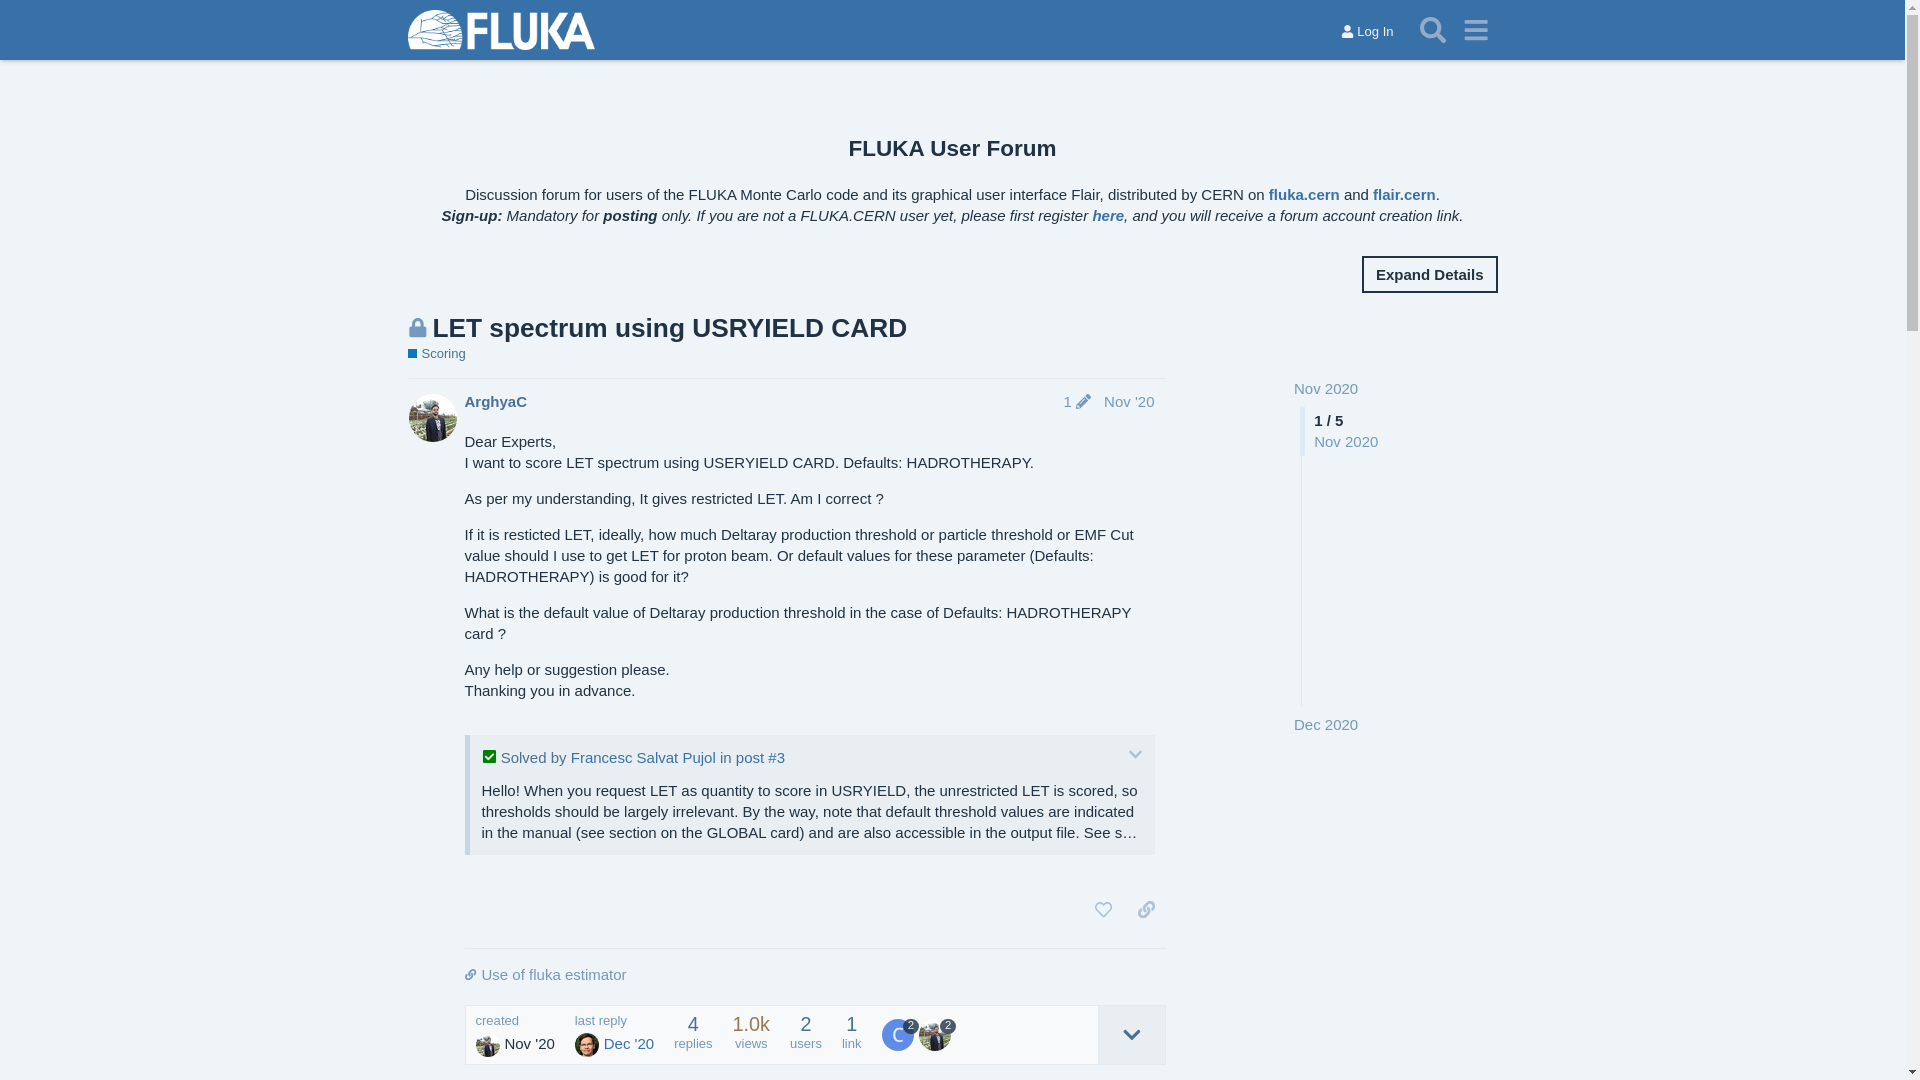  What do you see at coordinates (1329, 31) in the screenshot?
I see `'Log In'` at bounding box center [1329, 31].